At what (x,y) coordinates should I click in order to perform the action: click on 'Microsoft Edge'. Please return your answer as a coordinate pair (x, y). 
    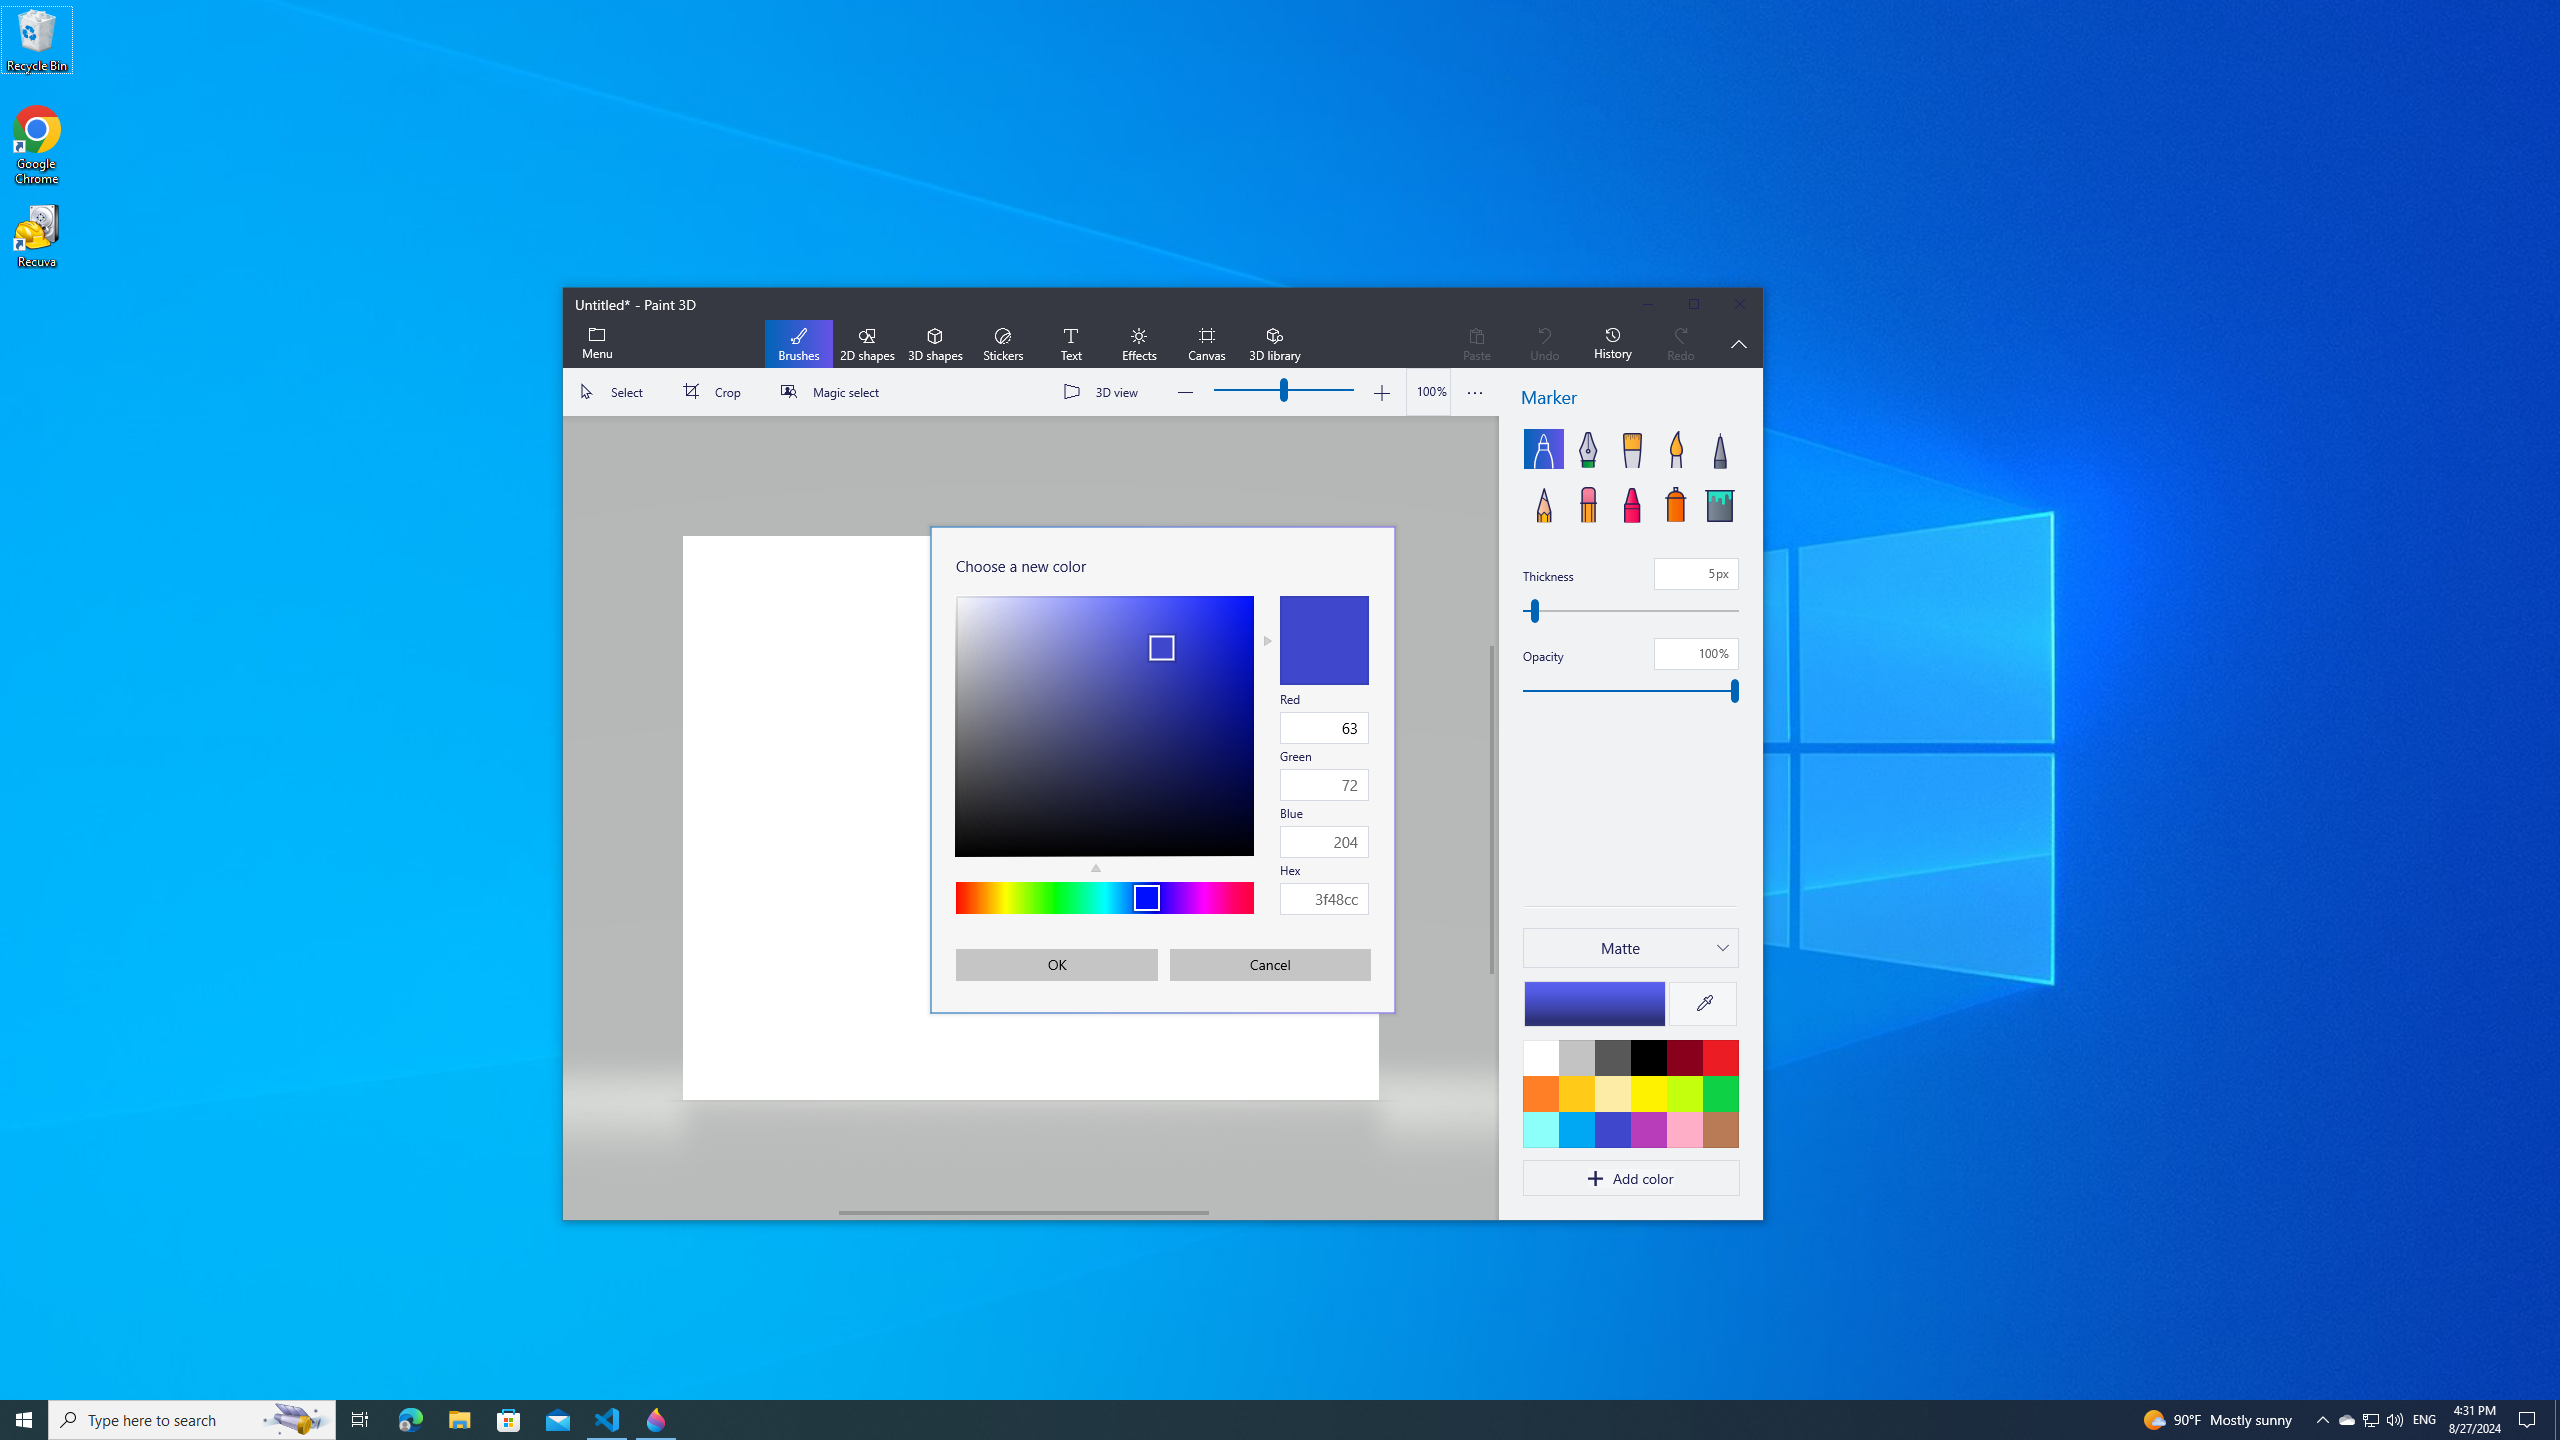
    Looking at the image, I should click on (409, 1418).